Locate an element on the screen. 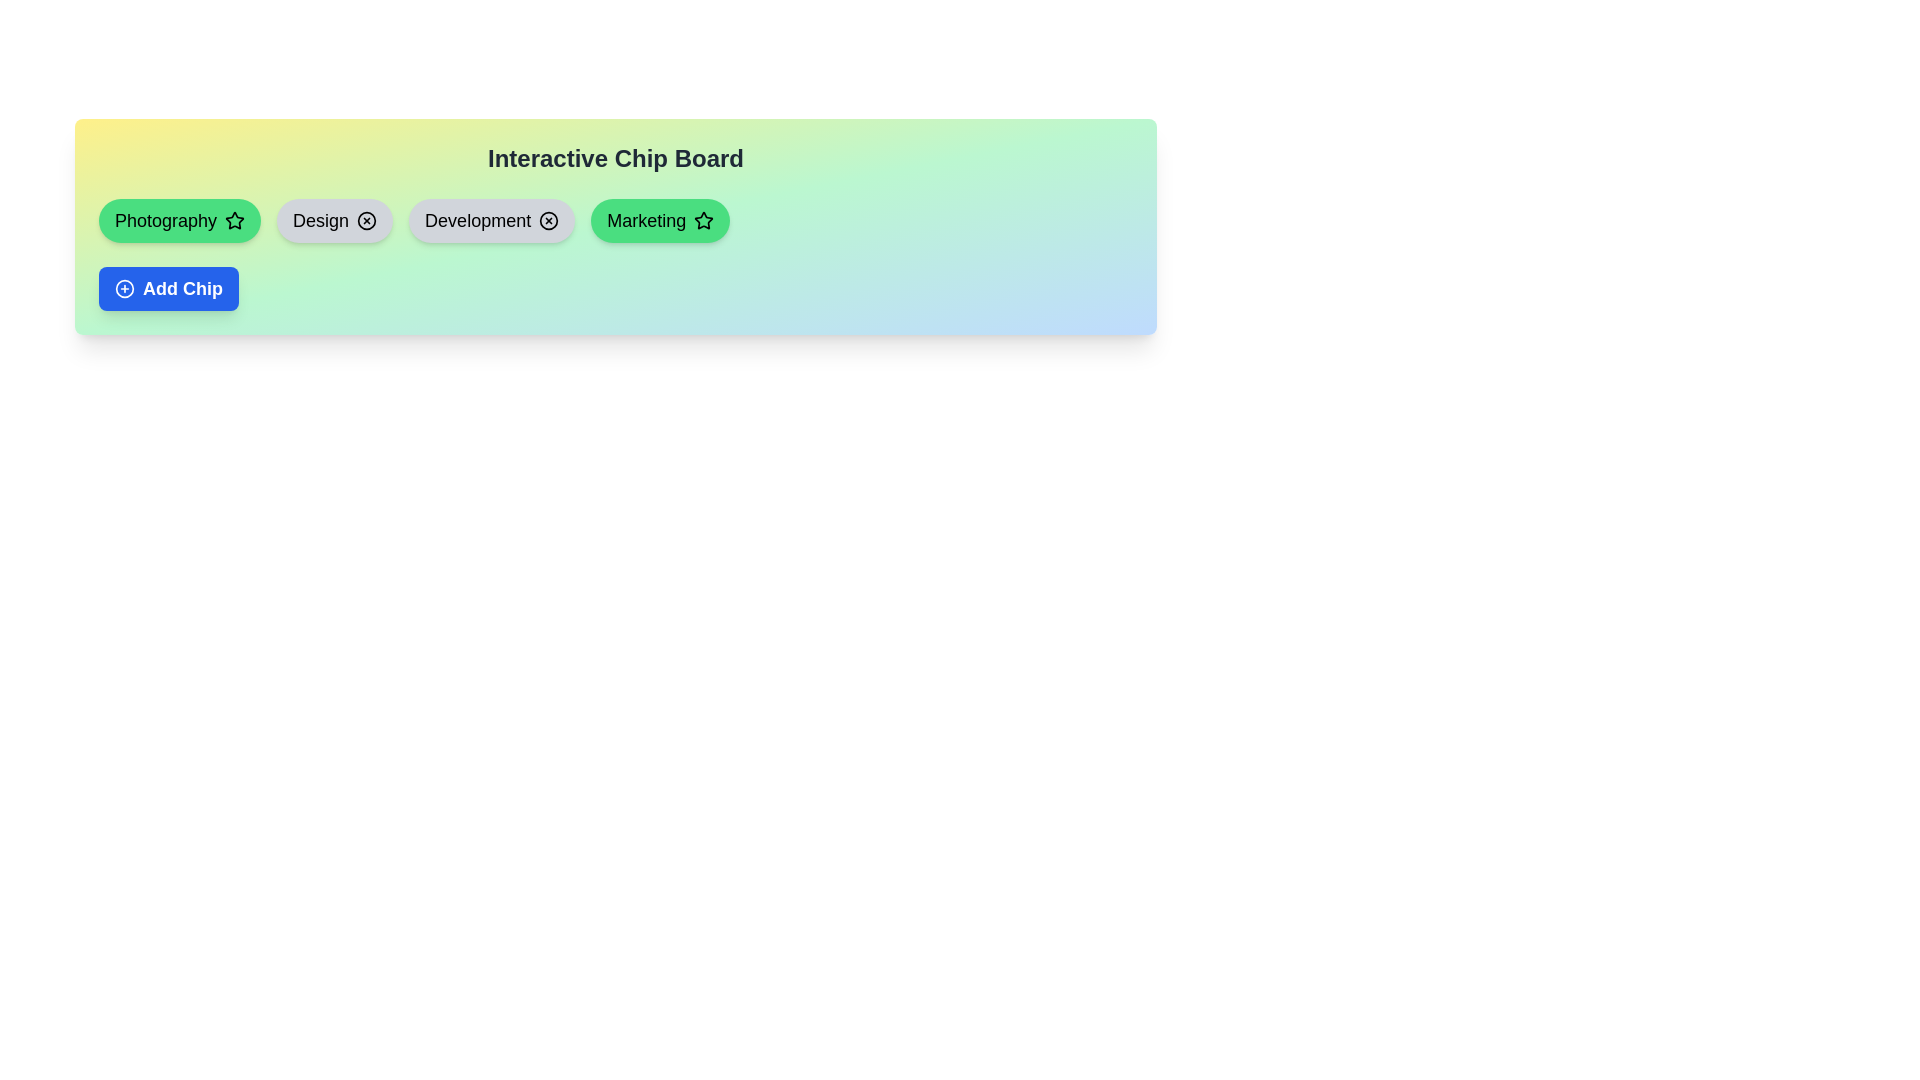 The width and height of the screenshot is (1920, 1080). the 'Design' button, which is a rounded rectangular chip with a gray background and bold text, to observe the scaling effect is located at coordinates (335, 220).